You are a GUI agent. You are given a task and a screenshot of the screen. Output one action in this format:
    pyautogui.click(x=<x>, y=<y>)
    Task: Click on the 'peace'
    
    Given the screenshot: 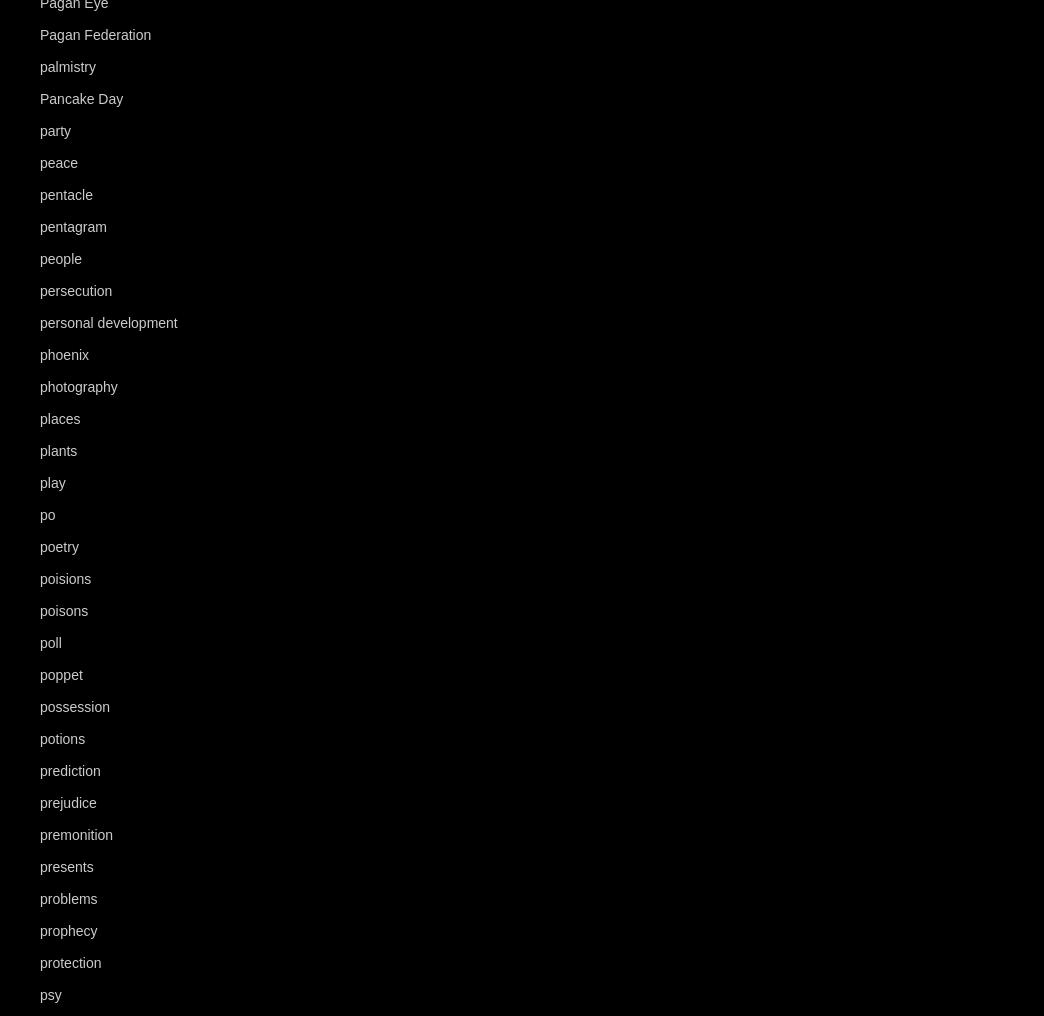 What is the action you would take?
    pyautogui.click(x=57, y=161)
    